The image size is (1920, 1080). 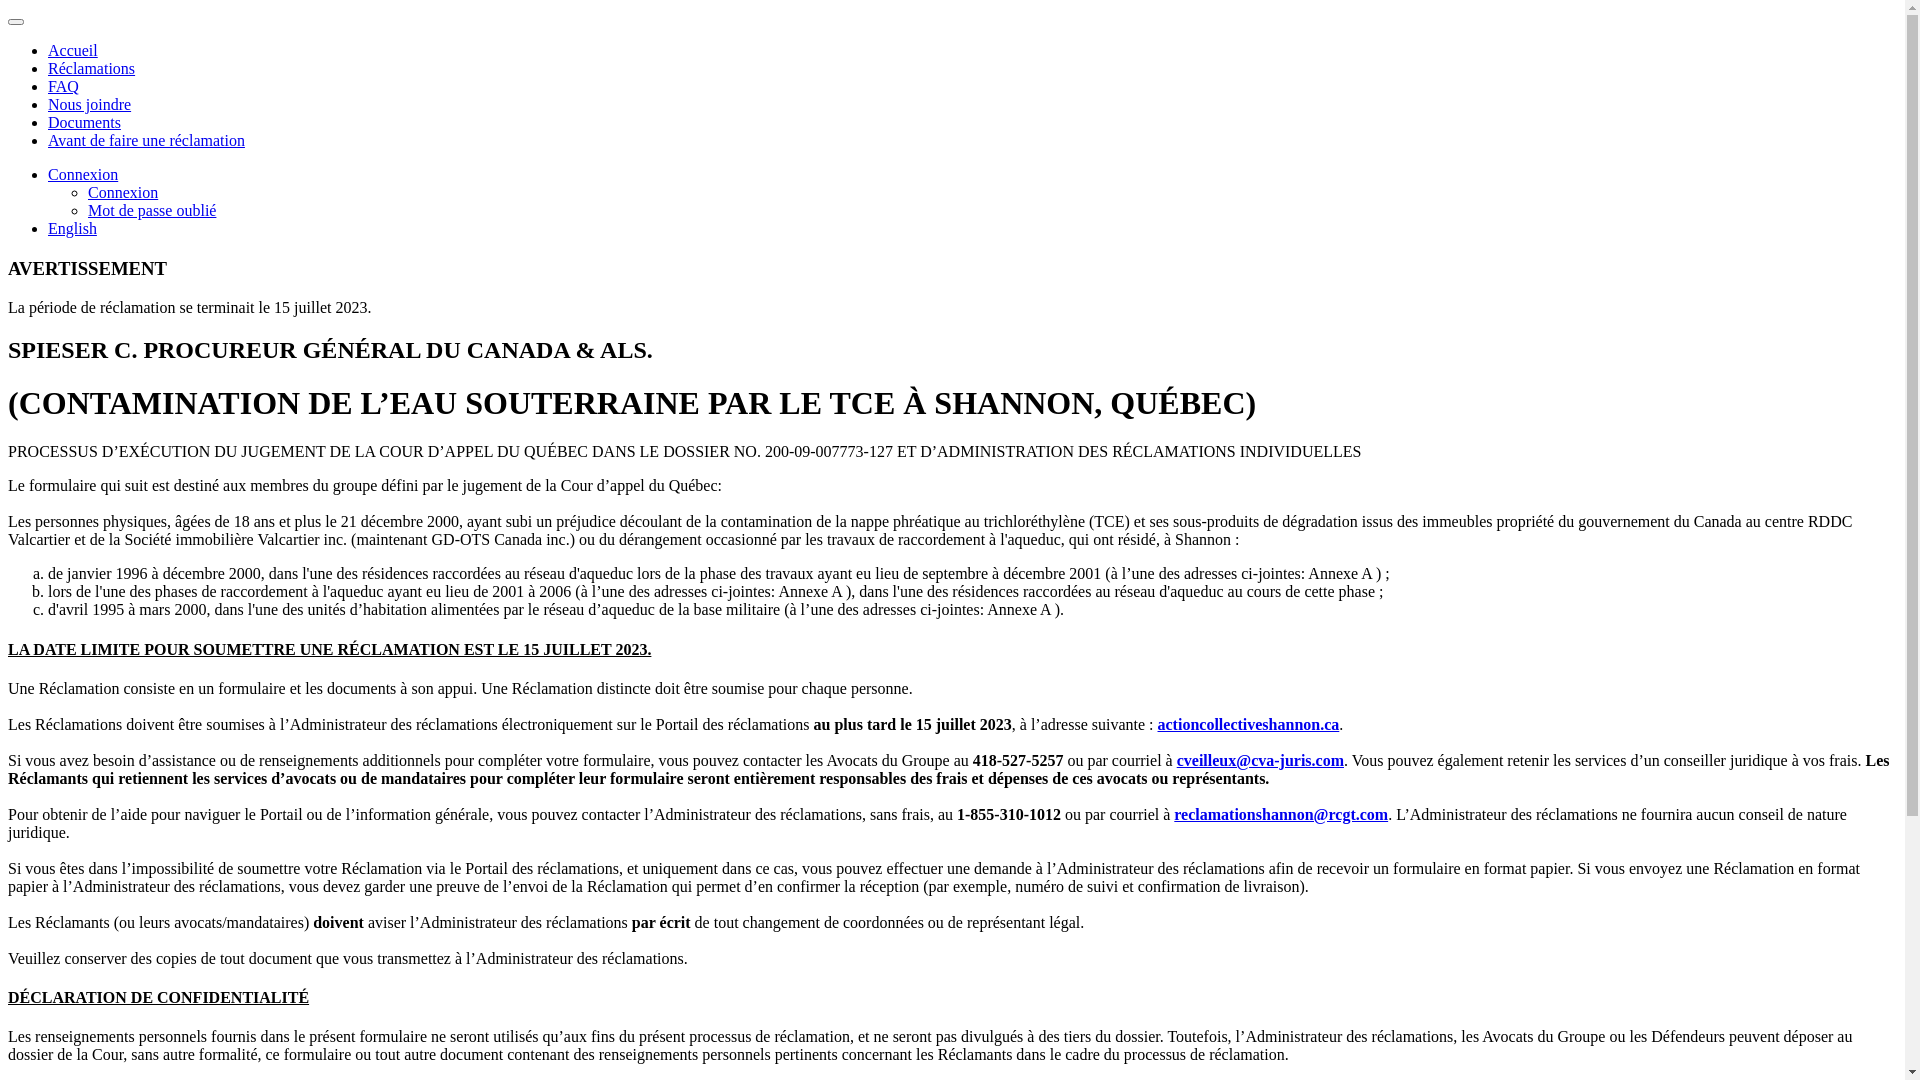 What do you see at coordinates (1259, 760) in the screenshot?
I see `'cveilleux@cva-juris.com'` at bounding box center [1259, 760].